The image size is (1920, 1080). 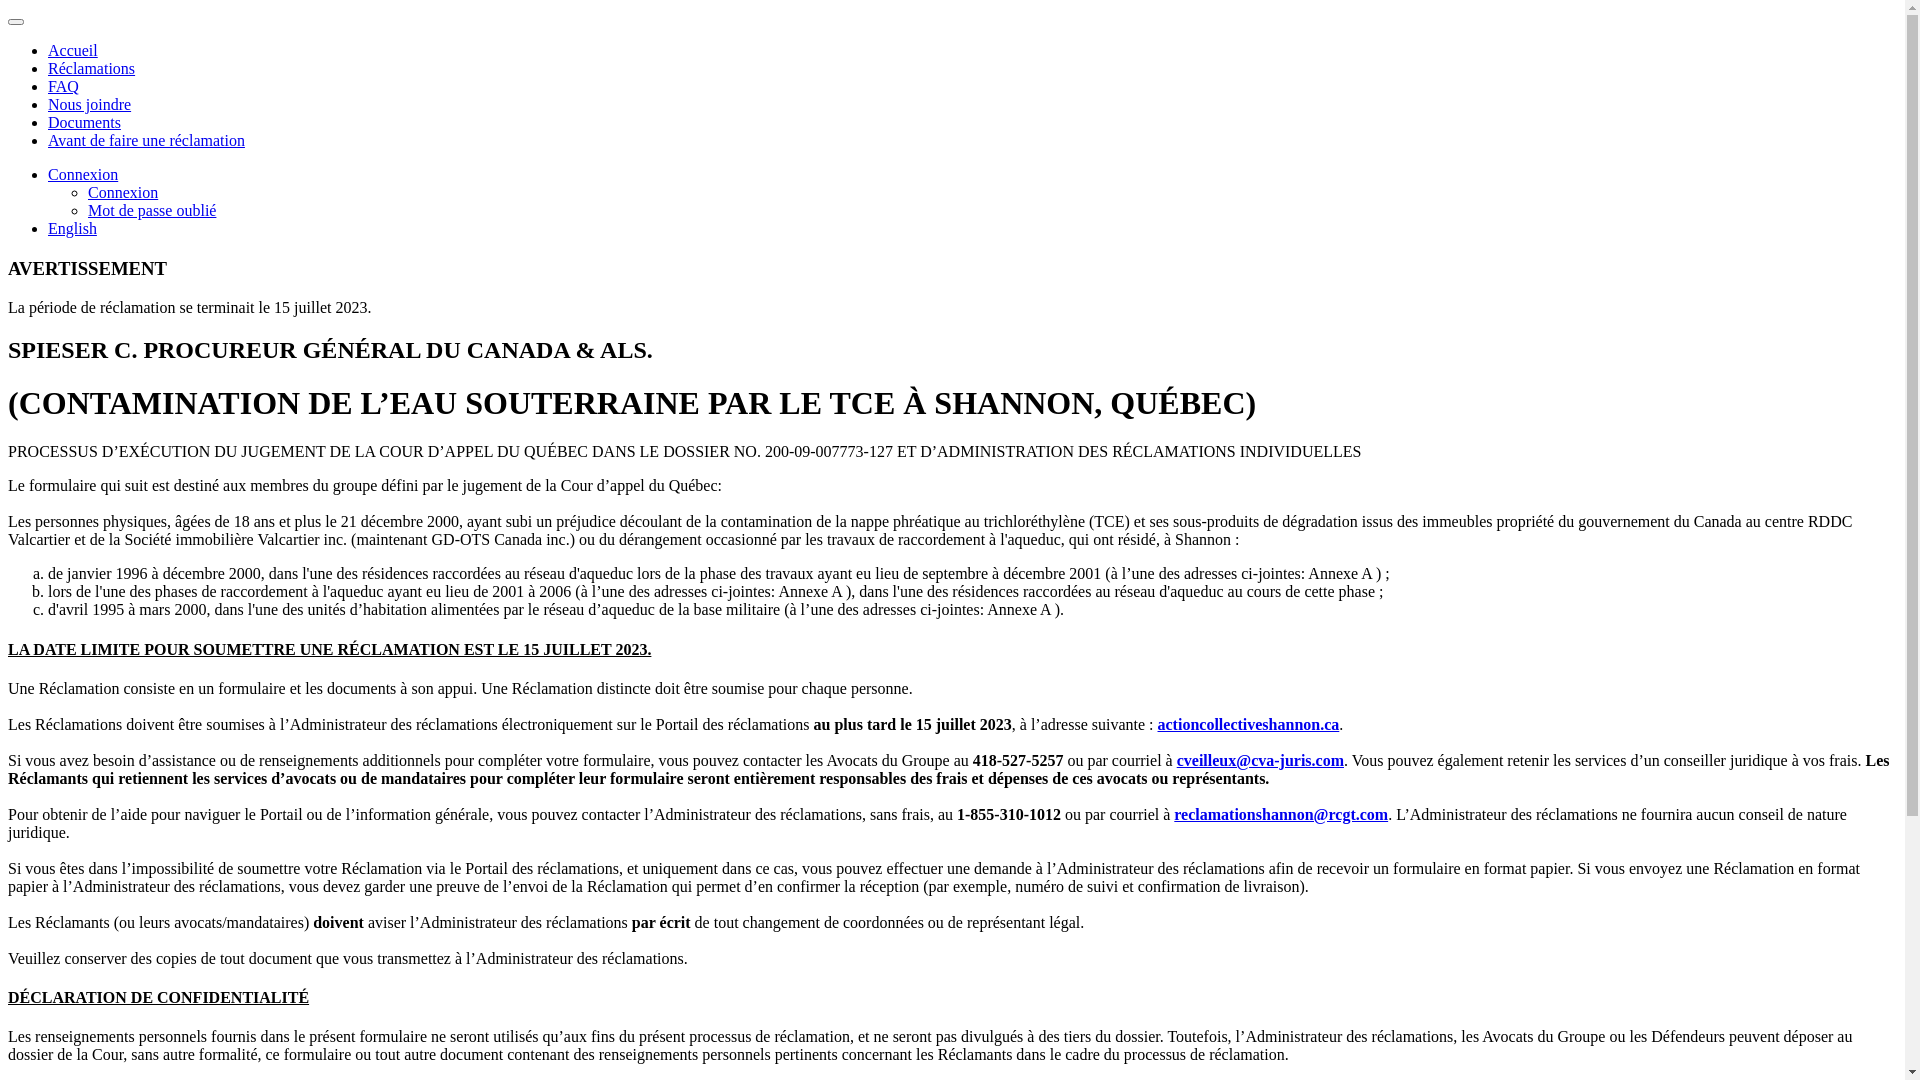 What do you see at coordinates (1259, 760) in the screenshot?
I see `'cveilleux@cva-juris.com'` at bounding box center [1259, 760].